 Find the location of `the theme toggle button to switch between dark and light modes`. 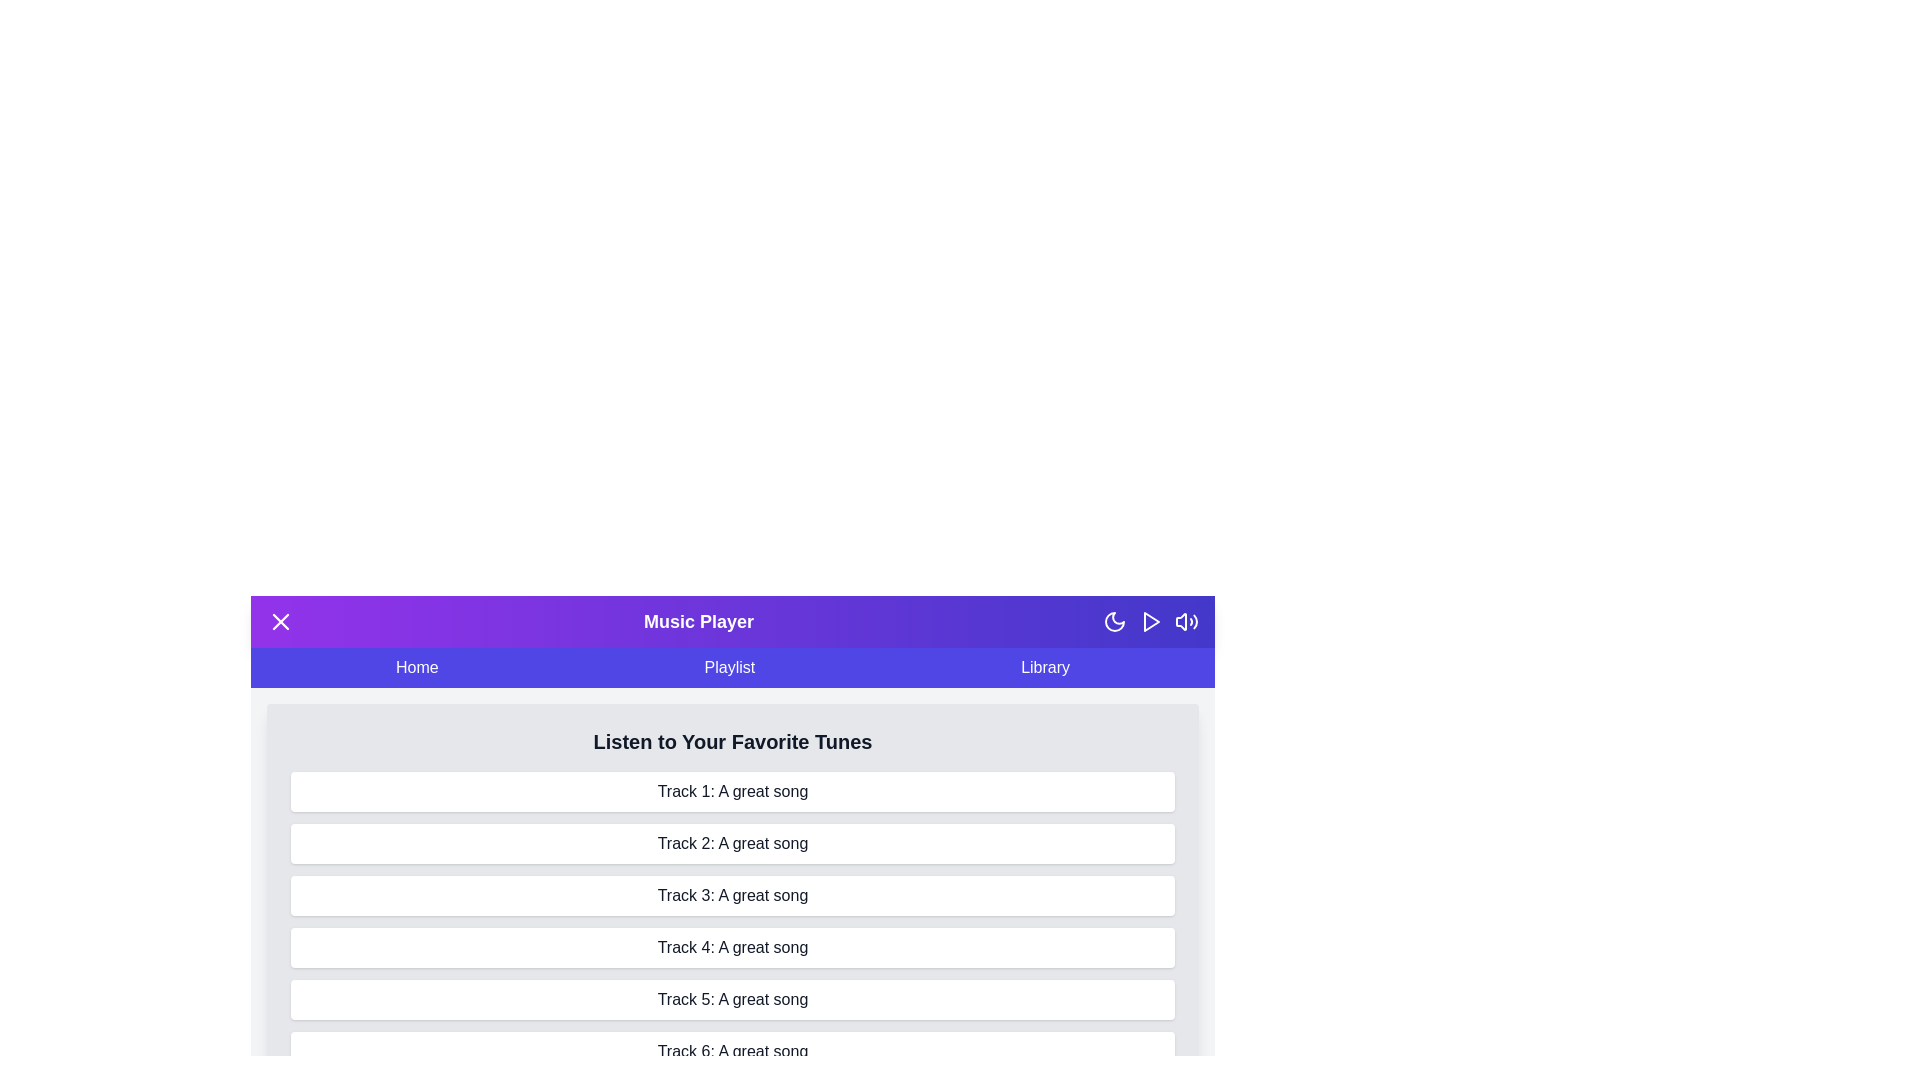

the theme toggle button to switch between dark and light modes is located at coordinates (1113, 620).